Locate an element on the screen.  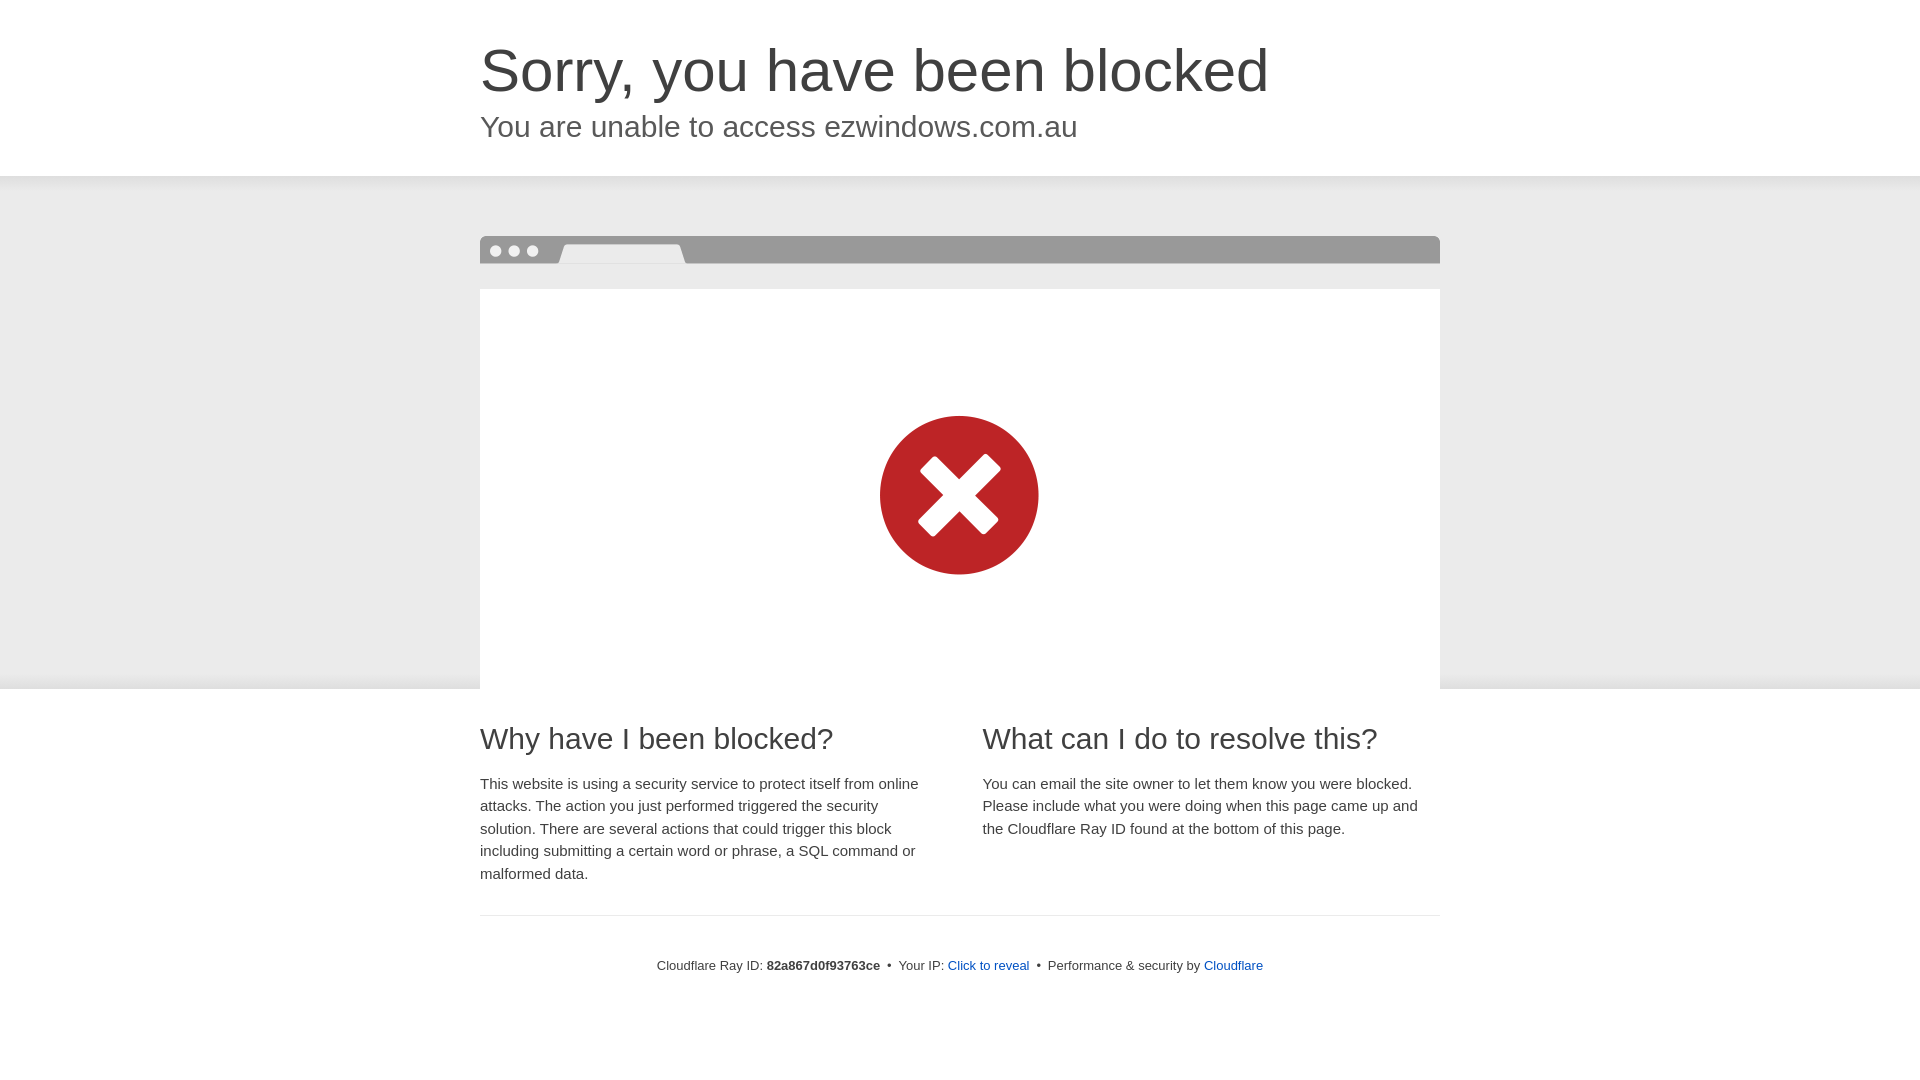
'Cloudflare' is located at coordinates (1232, 964).